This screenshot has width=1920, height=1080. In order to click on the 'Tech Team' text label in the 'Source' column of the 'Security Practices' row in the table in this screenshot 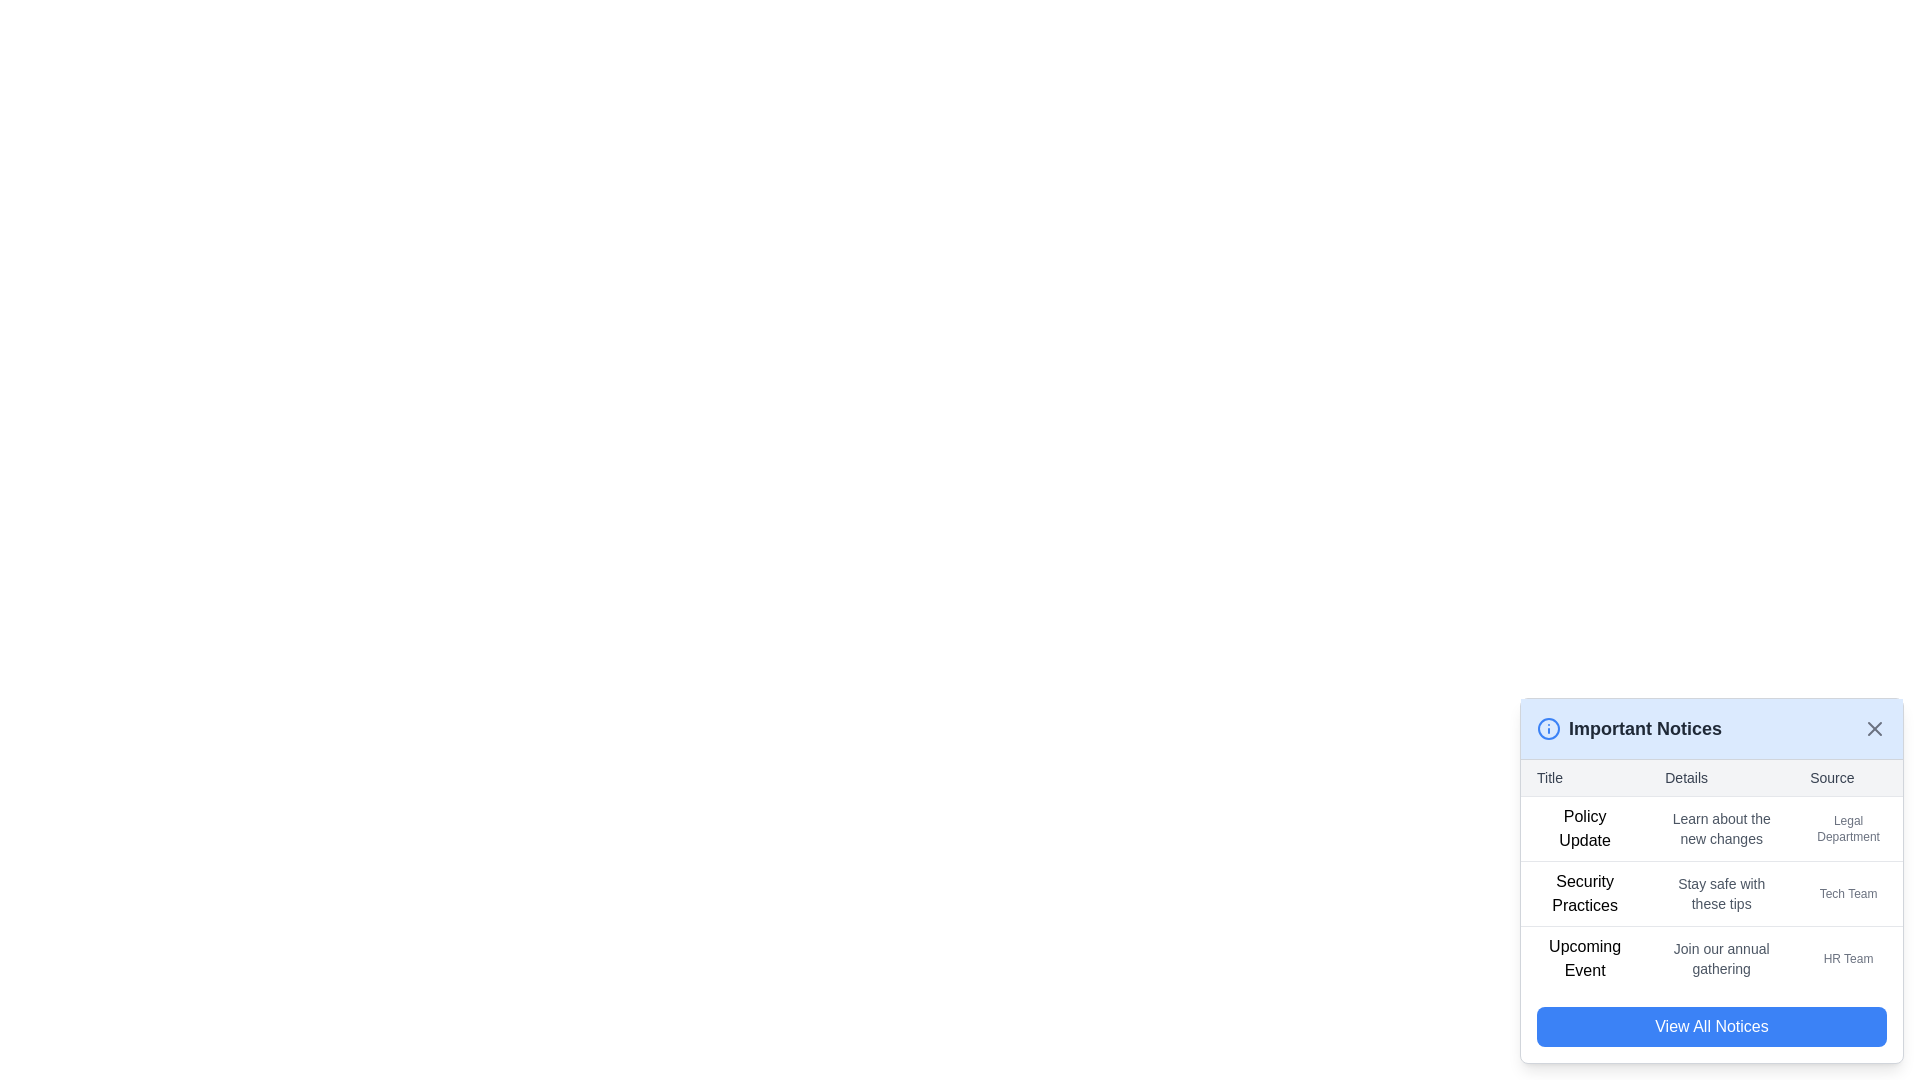, I will do `click(1847, 893)`.